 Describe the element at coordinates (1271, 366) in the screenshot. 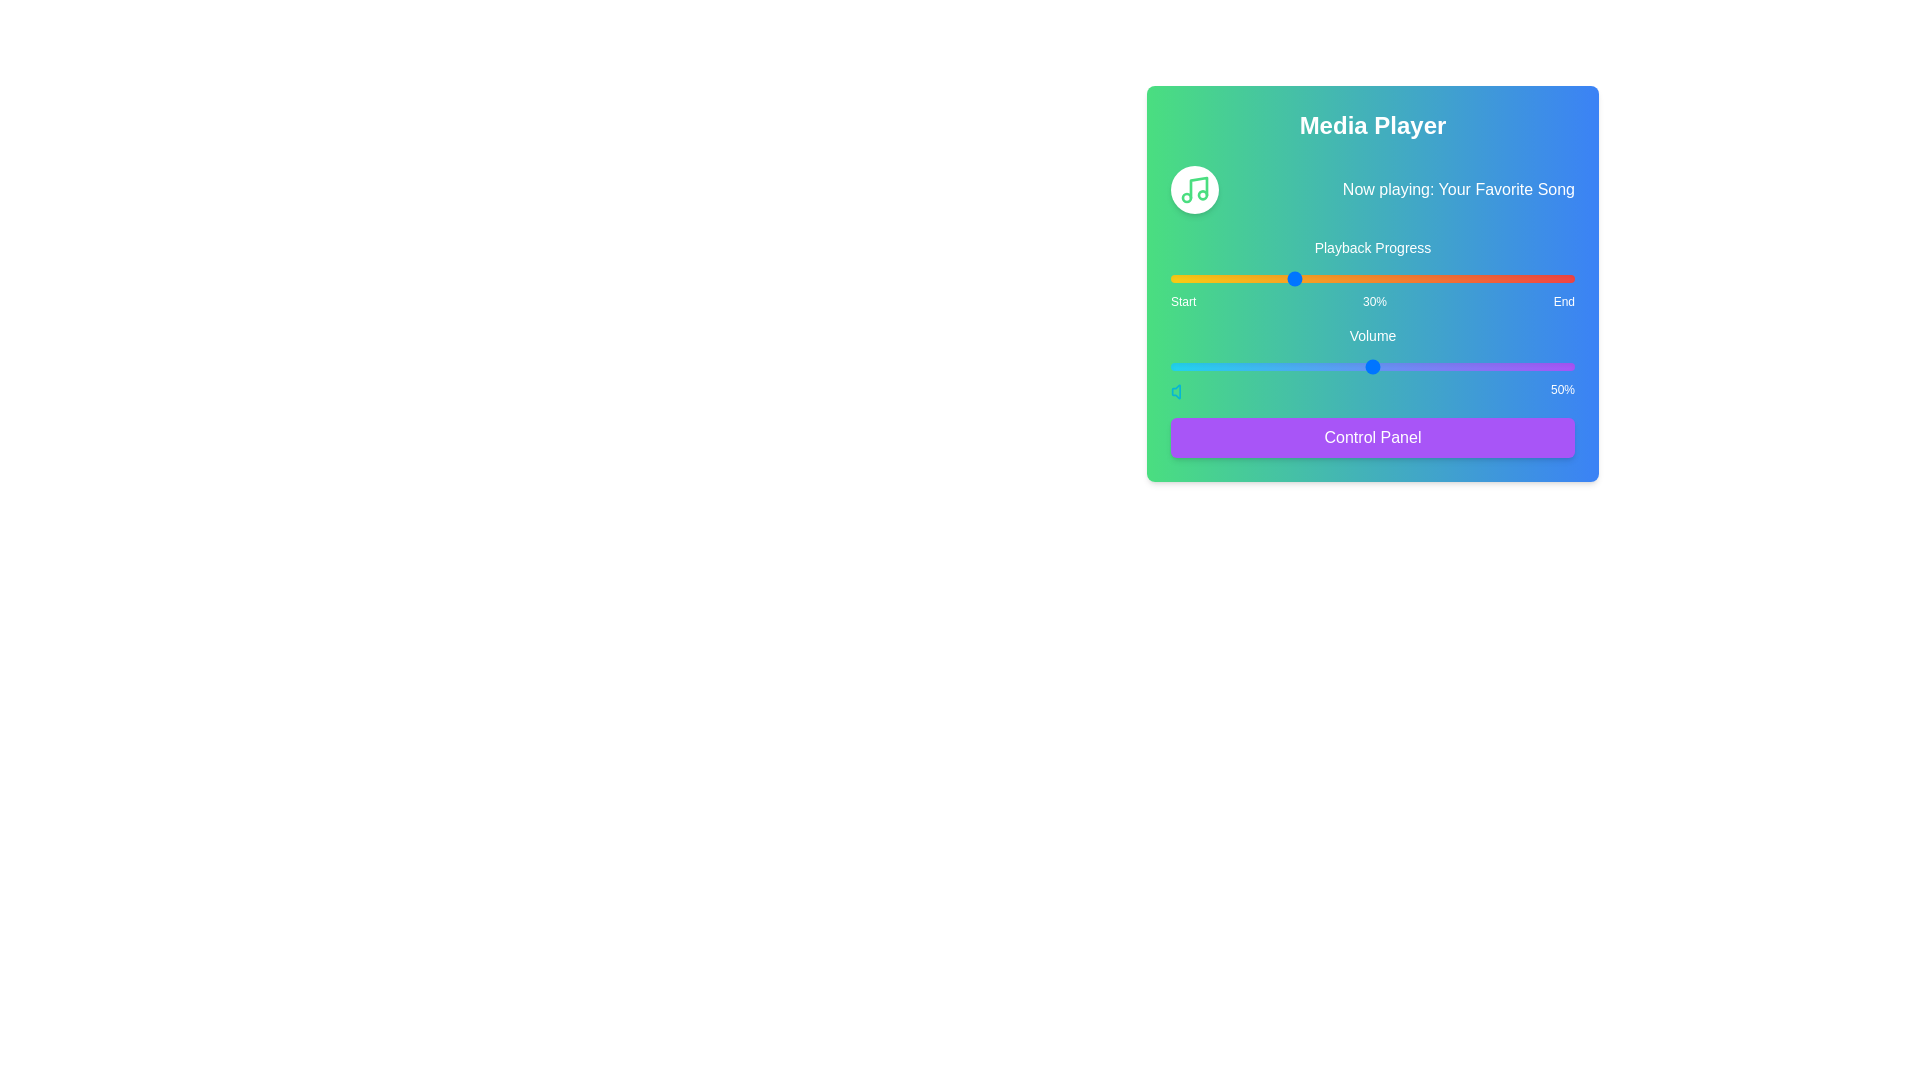

I see `the volume slider to 25%` at that location.